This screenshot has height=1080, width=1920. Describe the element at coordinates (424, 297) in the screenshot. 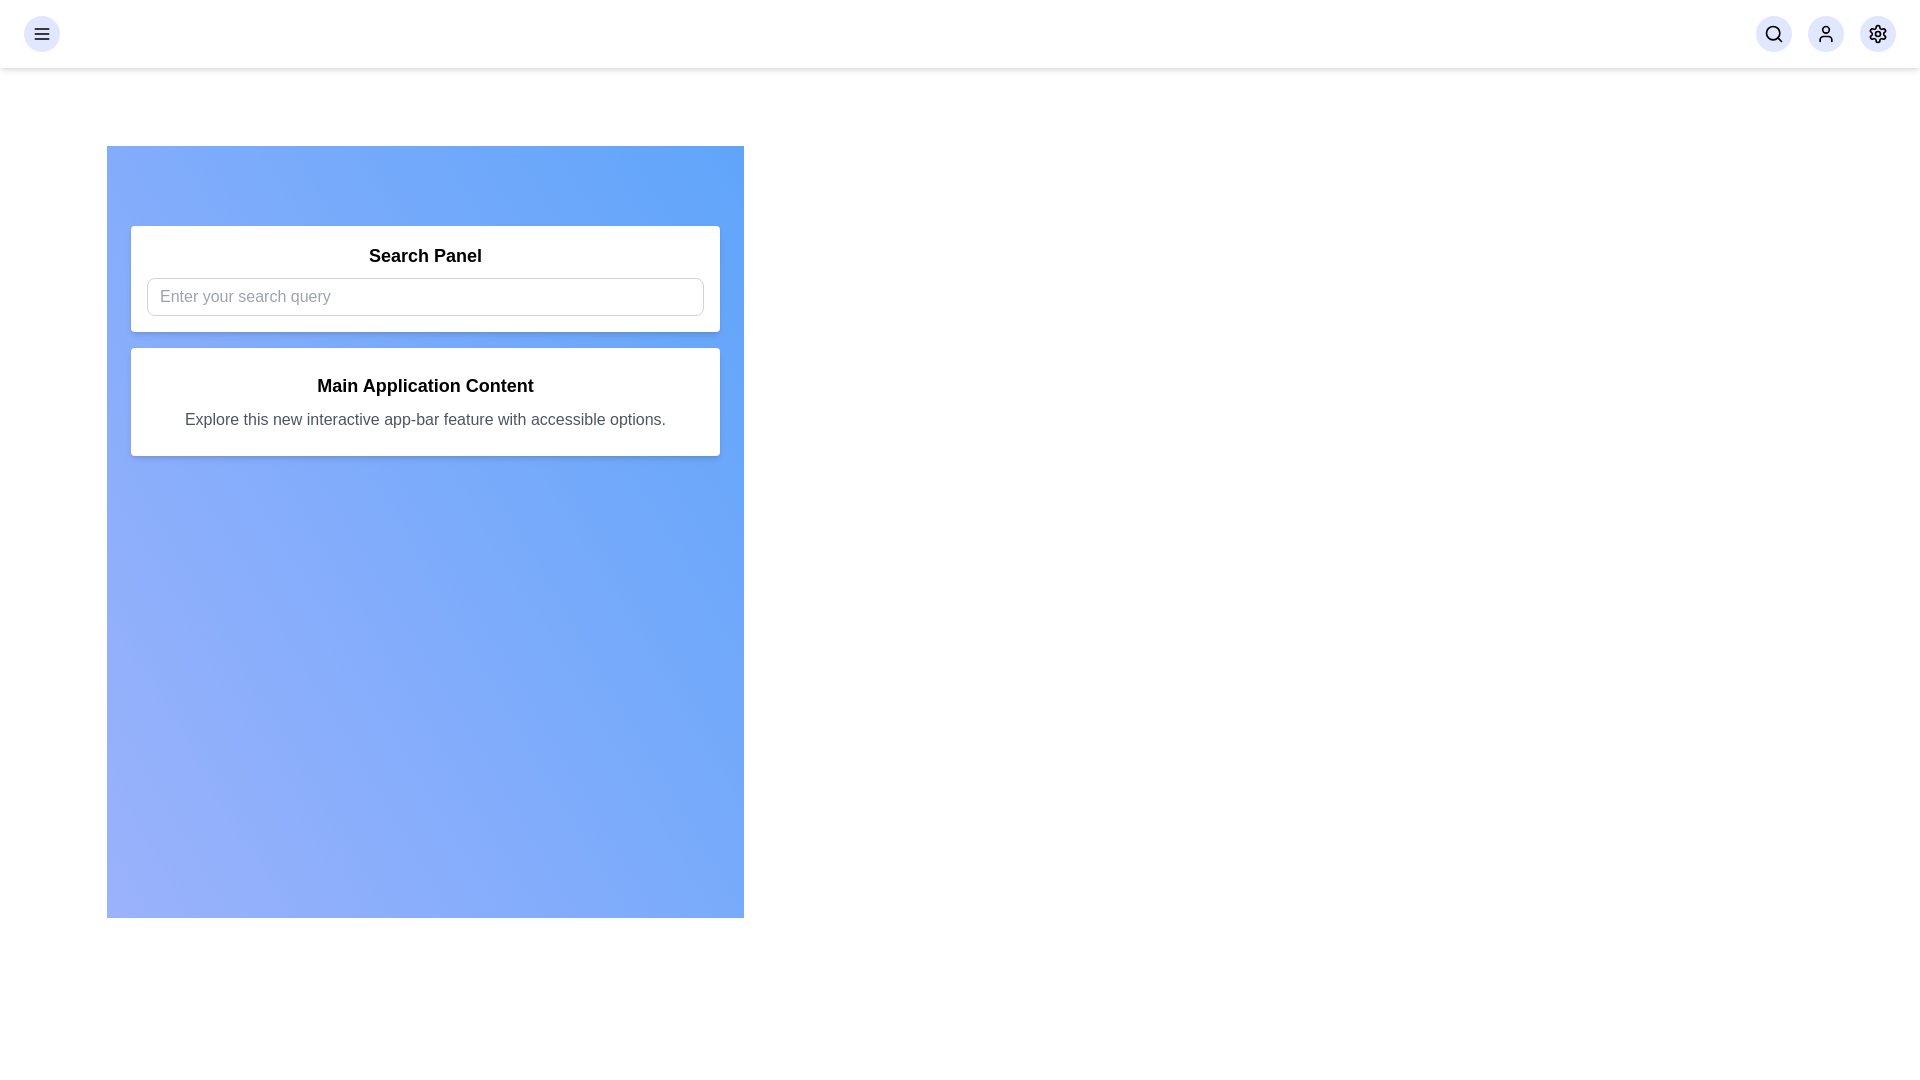

I see `the search input field and type the string 'example query'` at that location.